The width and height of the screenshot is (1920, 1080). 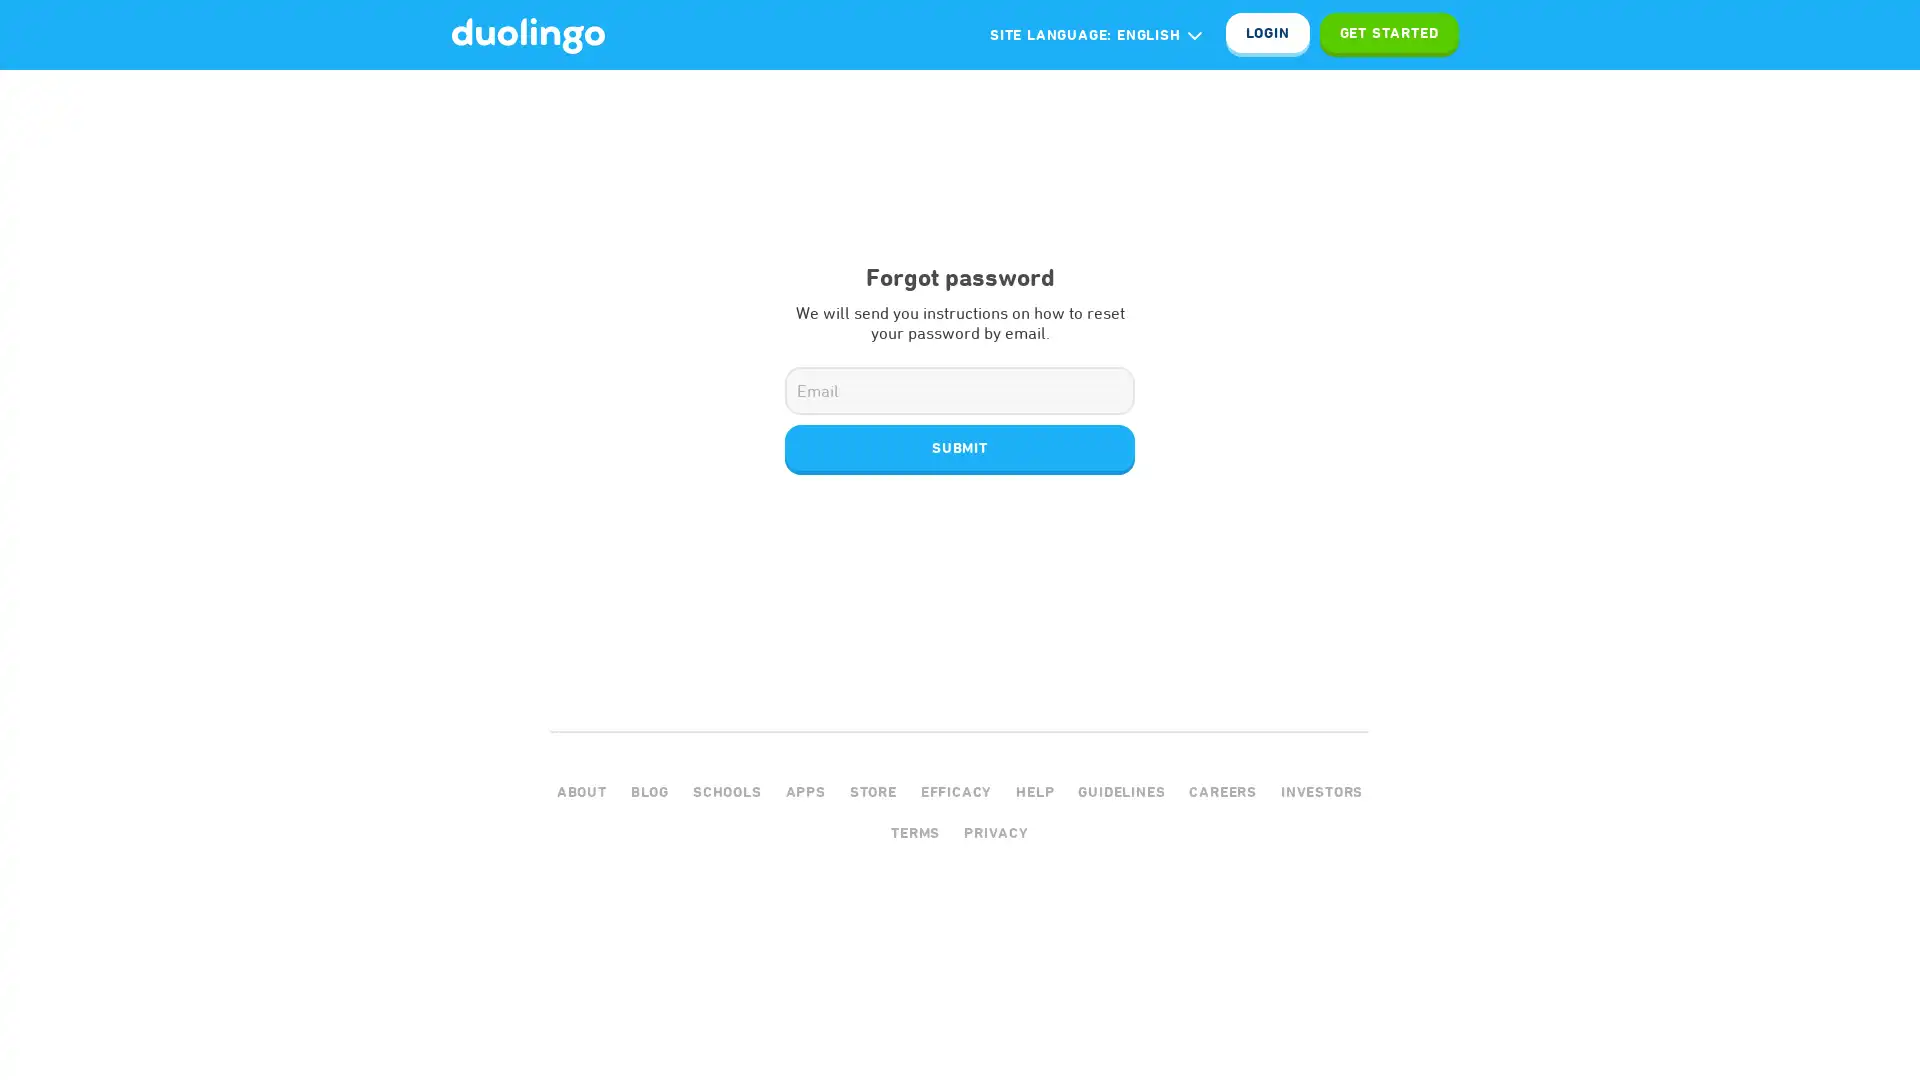 I want to click on SUBMIT, so click(x=960, y=447).